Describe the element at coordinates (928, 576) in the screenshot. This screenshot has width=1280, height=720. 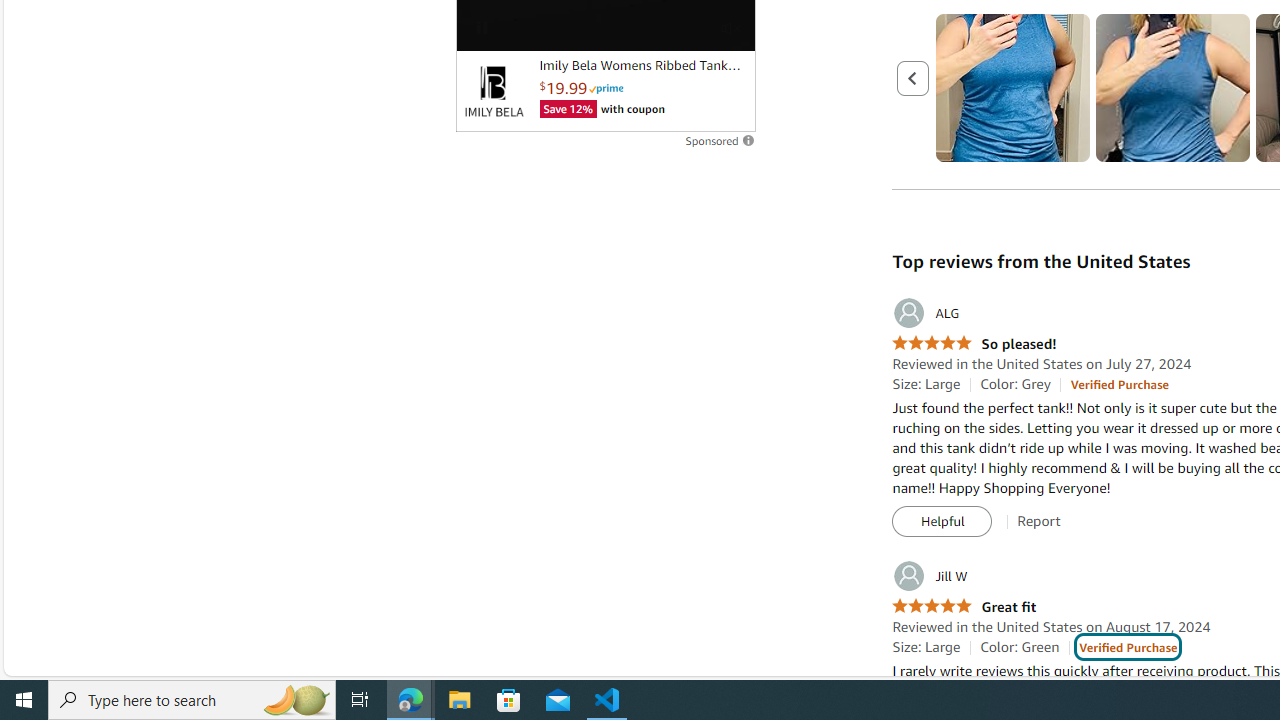
I see `'Jill W'` at that location.